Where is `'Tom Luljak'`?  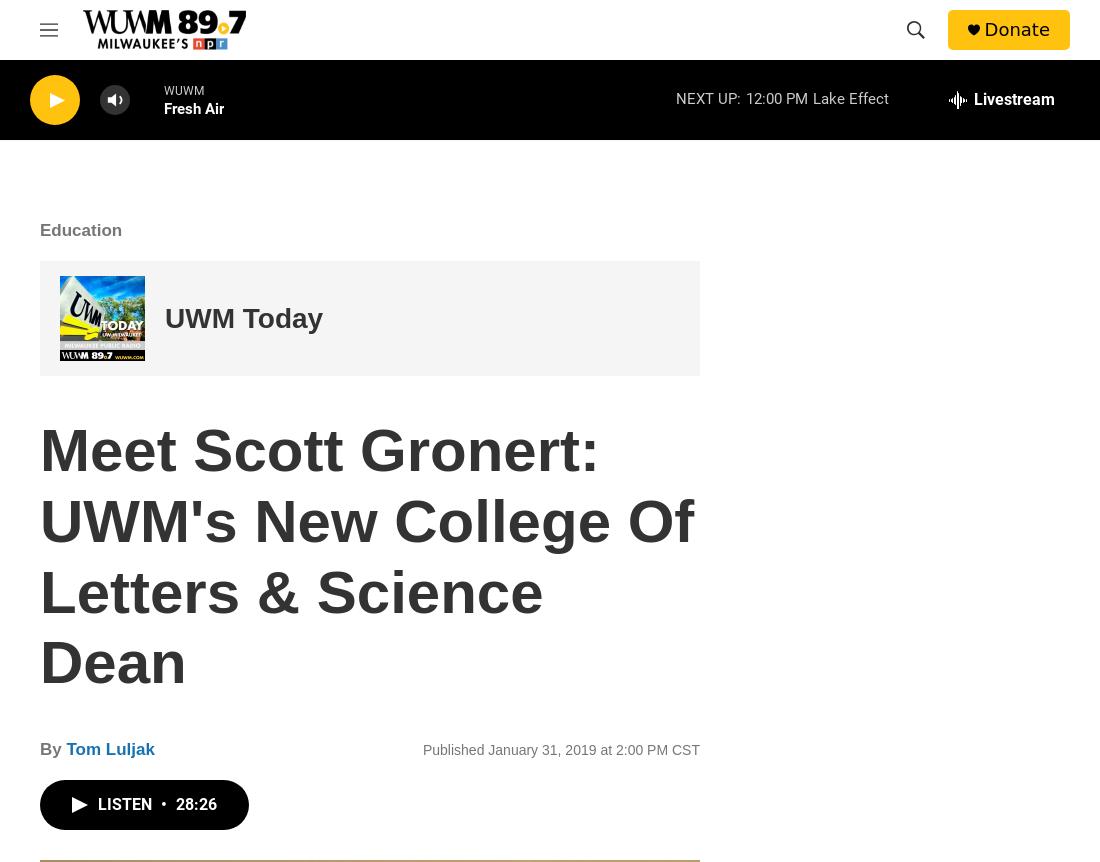
'Tom Luljak' is located at coordinates (110, 749).